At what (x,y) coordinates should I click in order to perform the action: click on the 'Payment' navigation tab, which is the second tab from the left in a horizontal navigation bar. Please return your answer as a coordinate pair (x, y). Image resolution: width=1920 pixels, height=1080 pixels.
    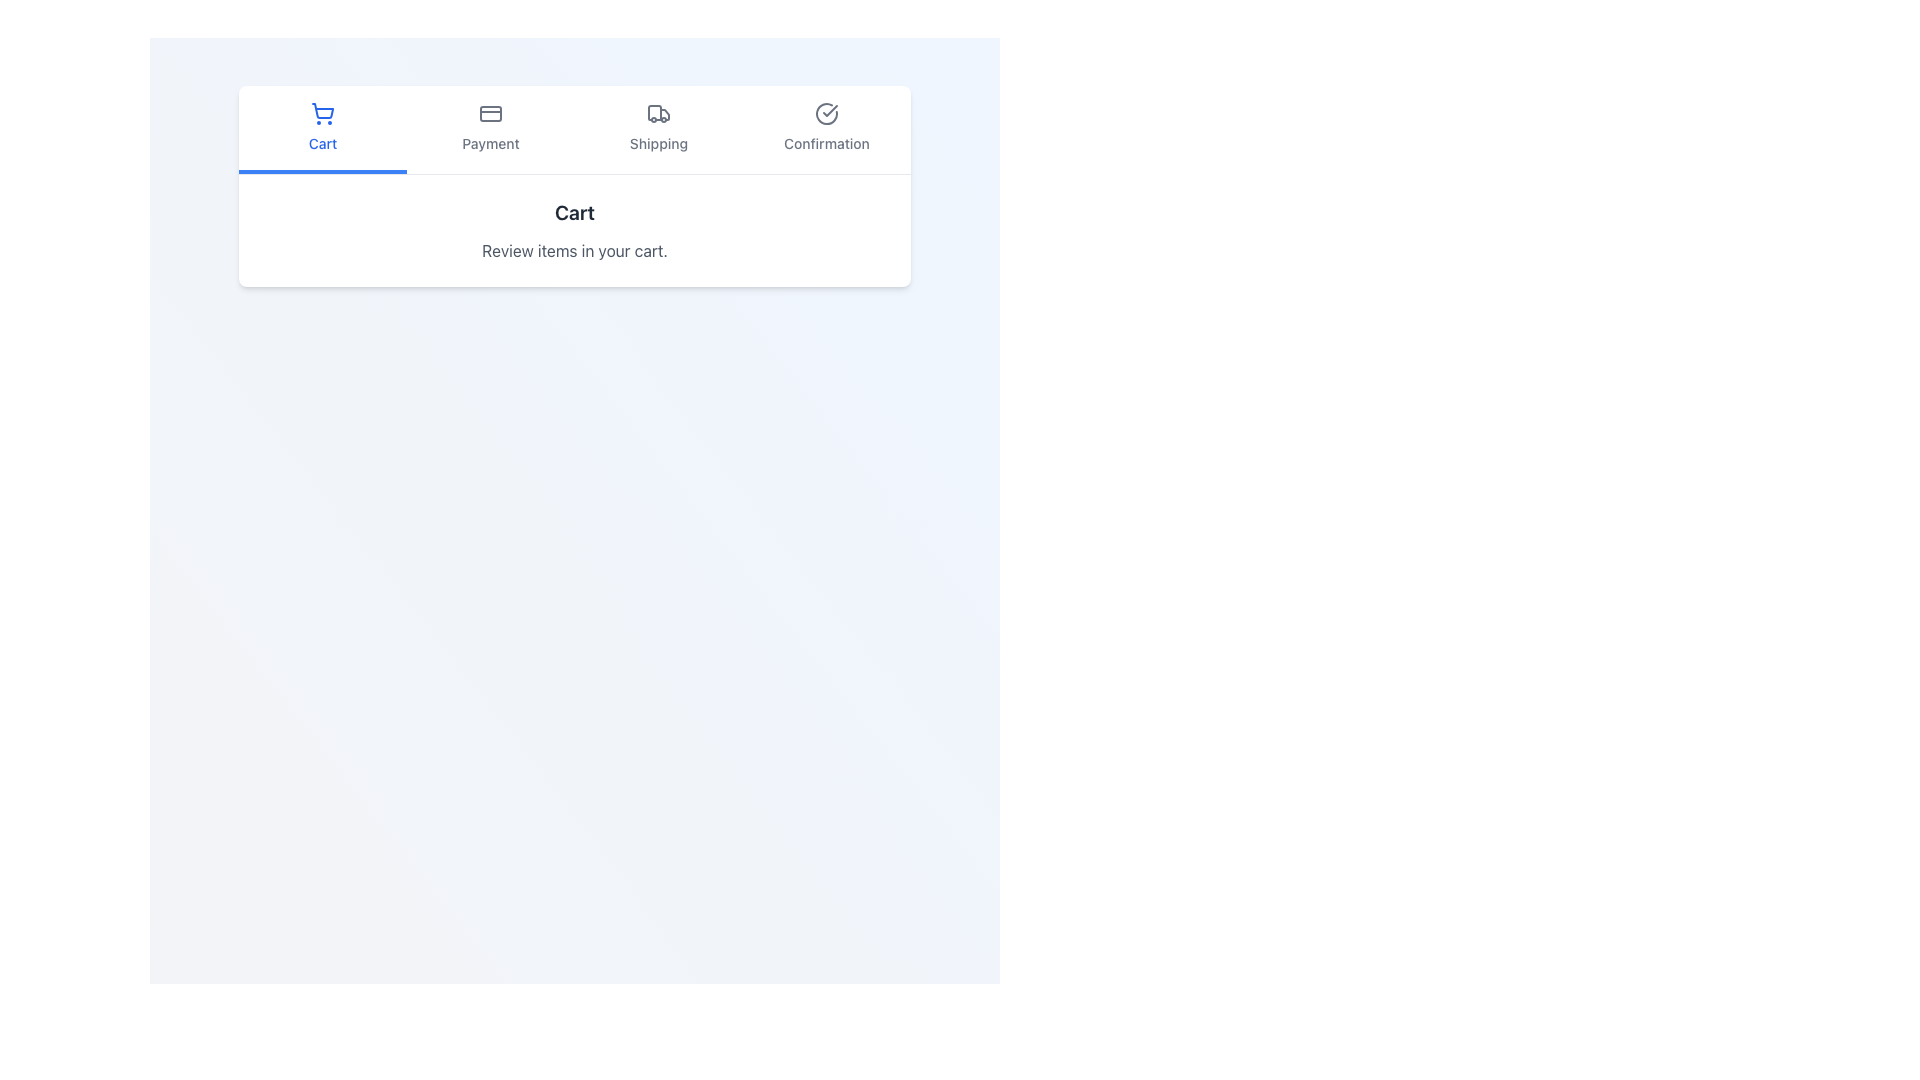
    Looking at the image, I should click on (490, 130).